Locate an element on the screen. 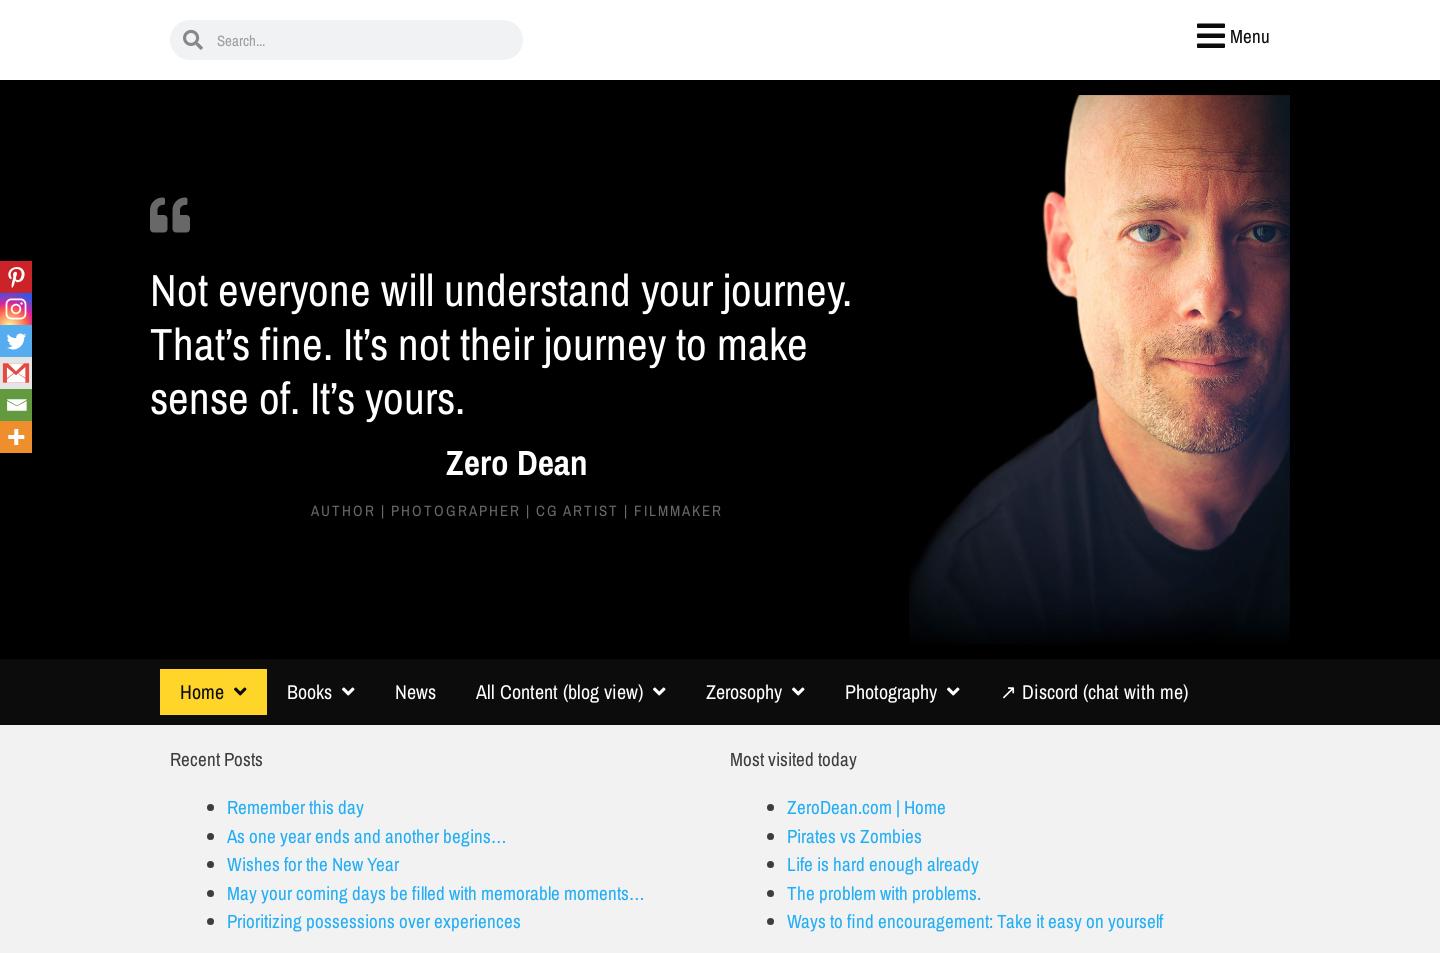 The image size is (1440, 953). 'Photography' is located at coordinates (890, 690).